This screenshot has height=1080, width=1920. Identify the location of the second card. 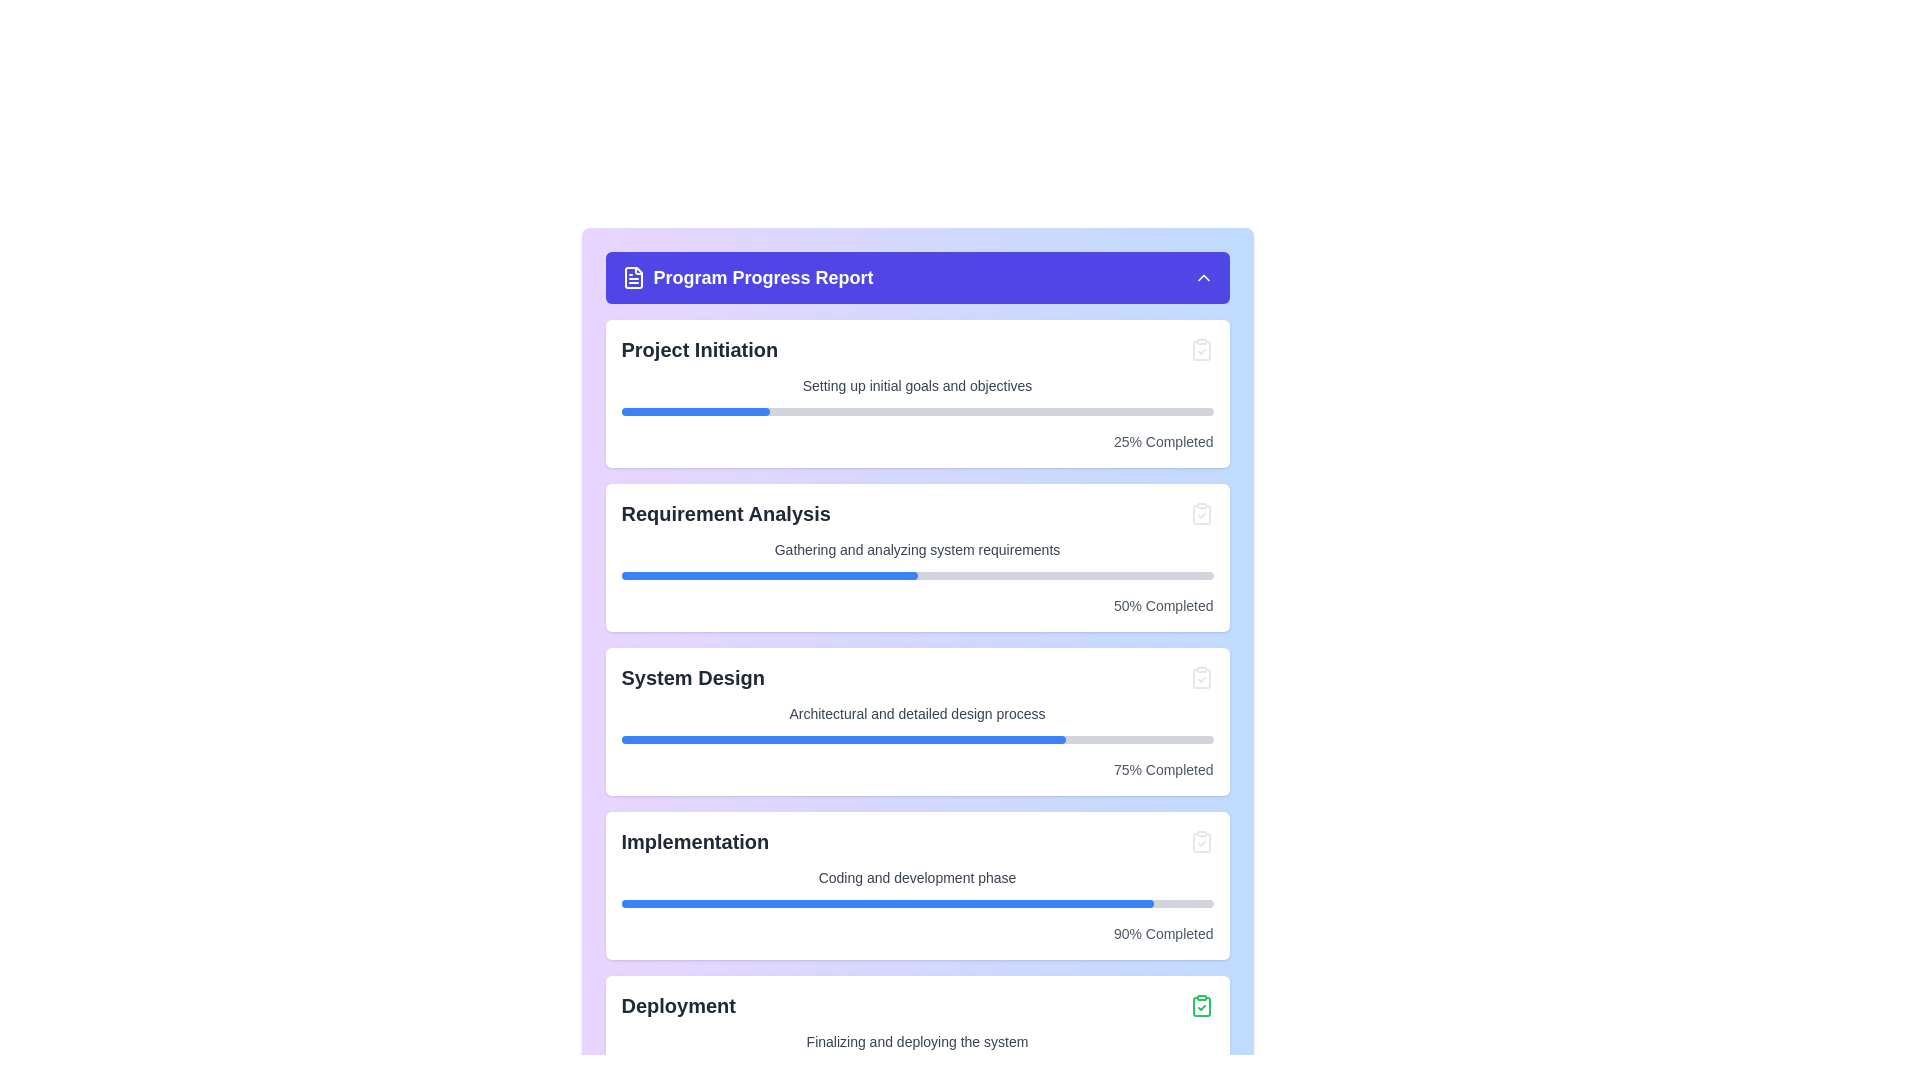
(916, 558).